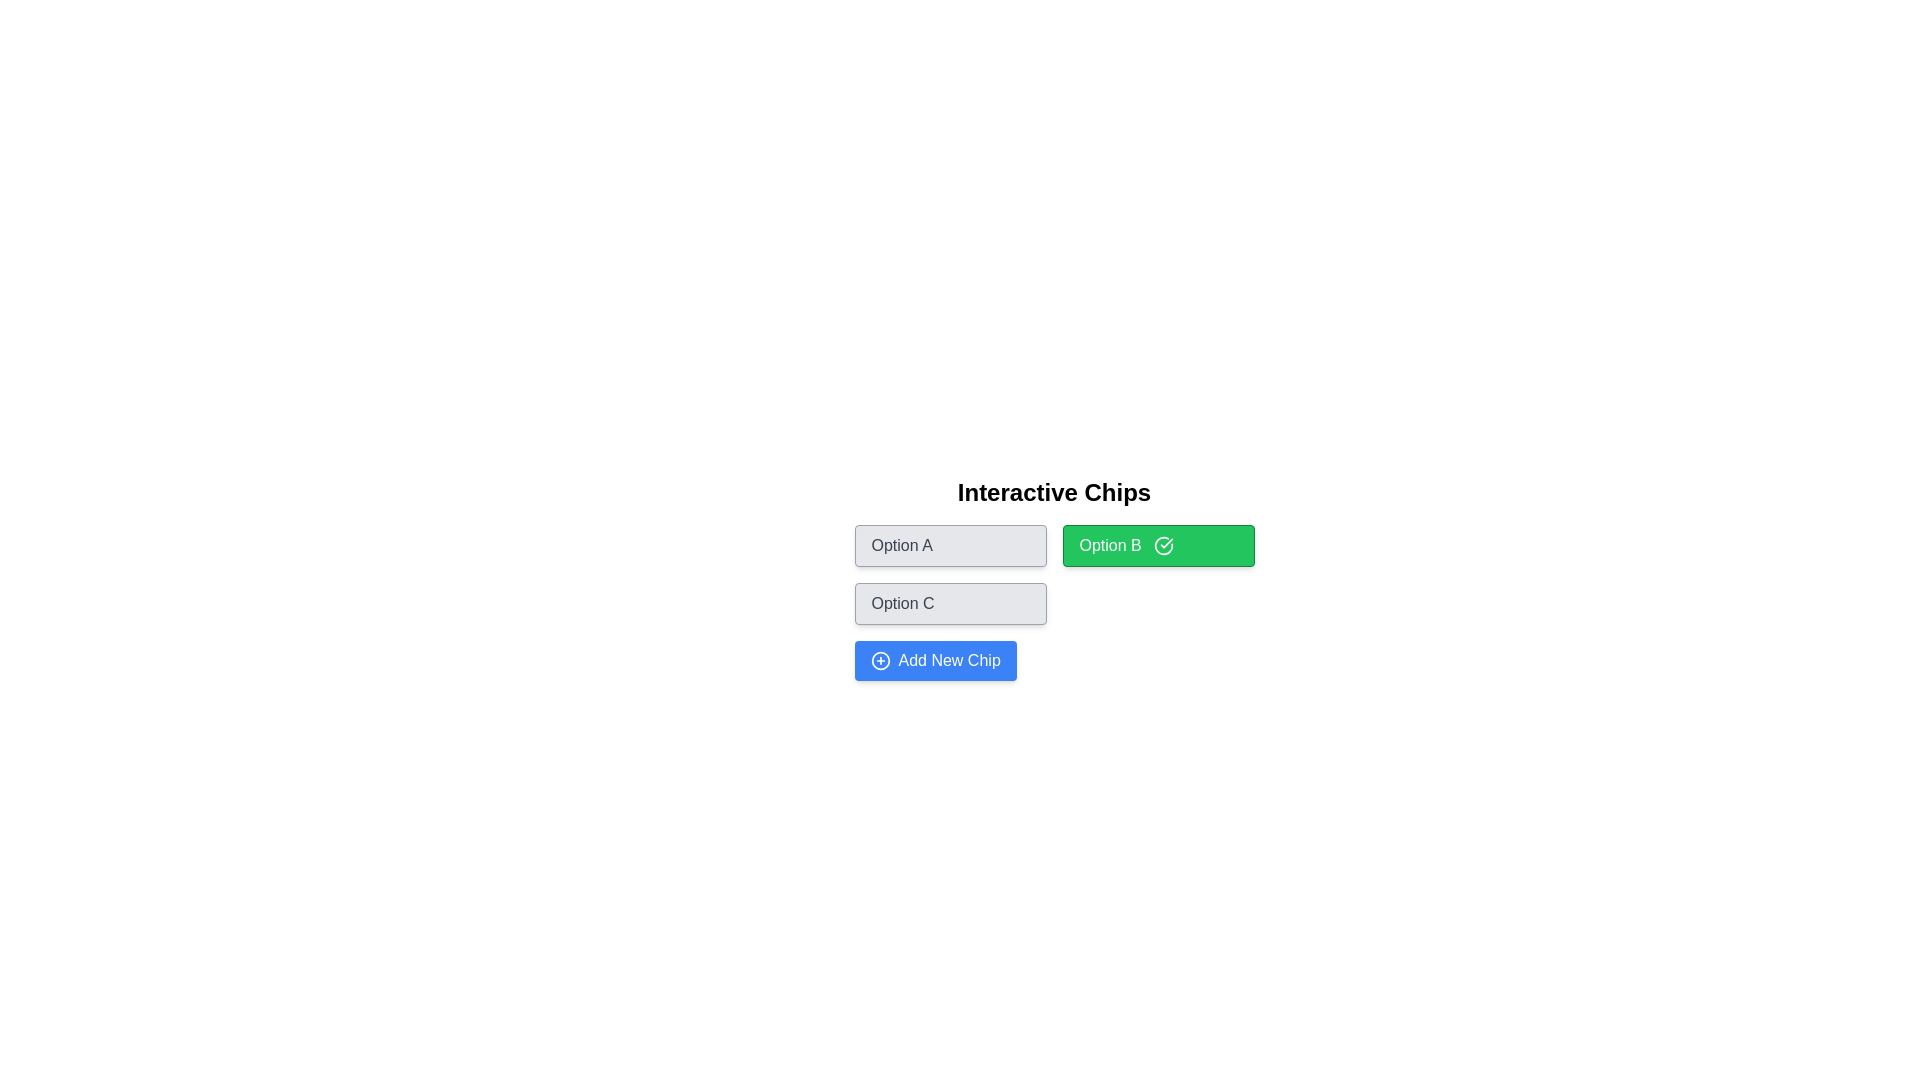 This screenshot has height=1080, width=1920. I want to click on the 'Add New Chip' button to add a new chip to the collection, so click(934, 660).